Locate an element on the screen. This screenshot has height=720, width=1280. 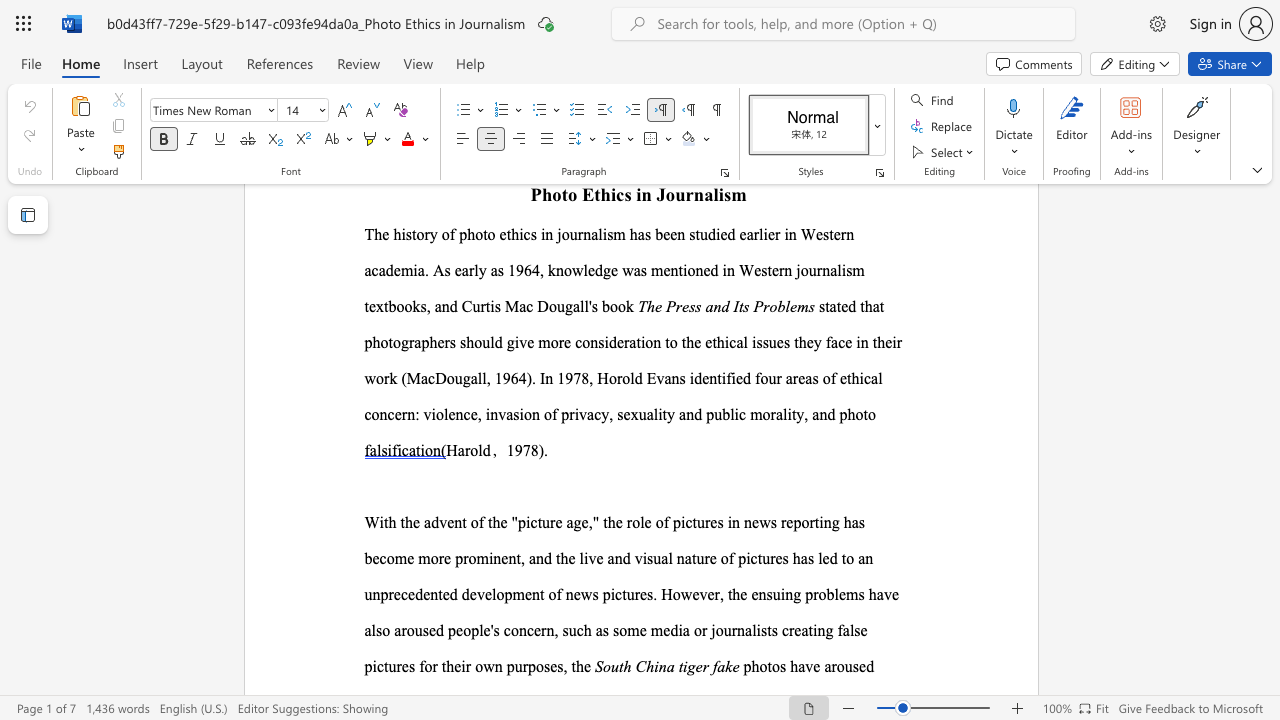
the subset text "entif" within the text "identified" is located at coordinates (702, 378).